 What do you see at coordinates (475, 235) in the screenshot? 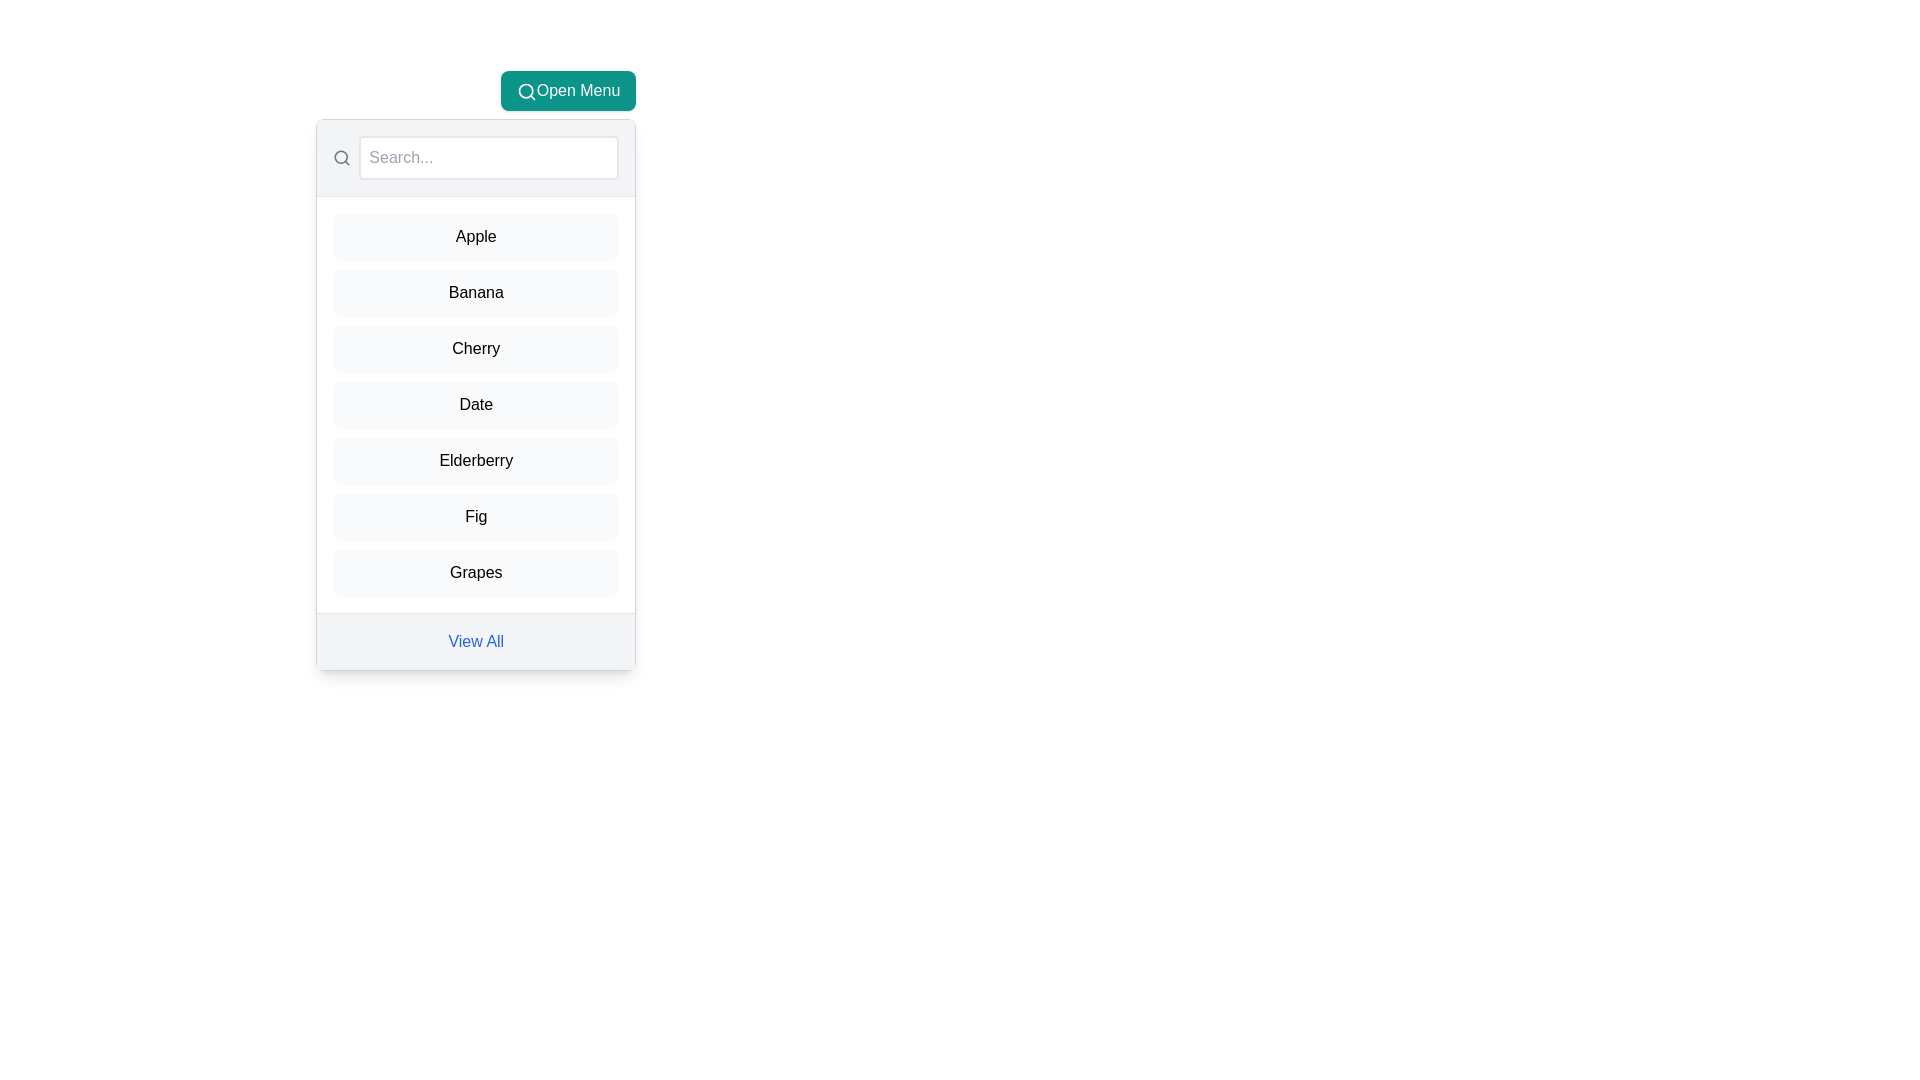
I see `the selectable list item labeled 'Apple', which is the first item in a vertically stacked list` at bounding box center [475, 235].